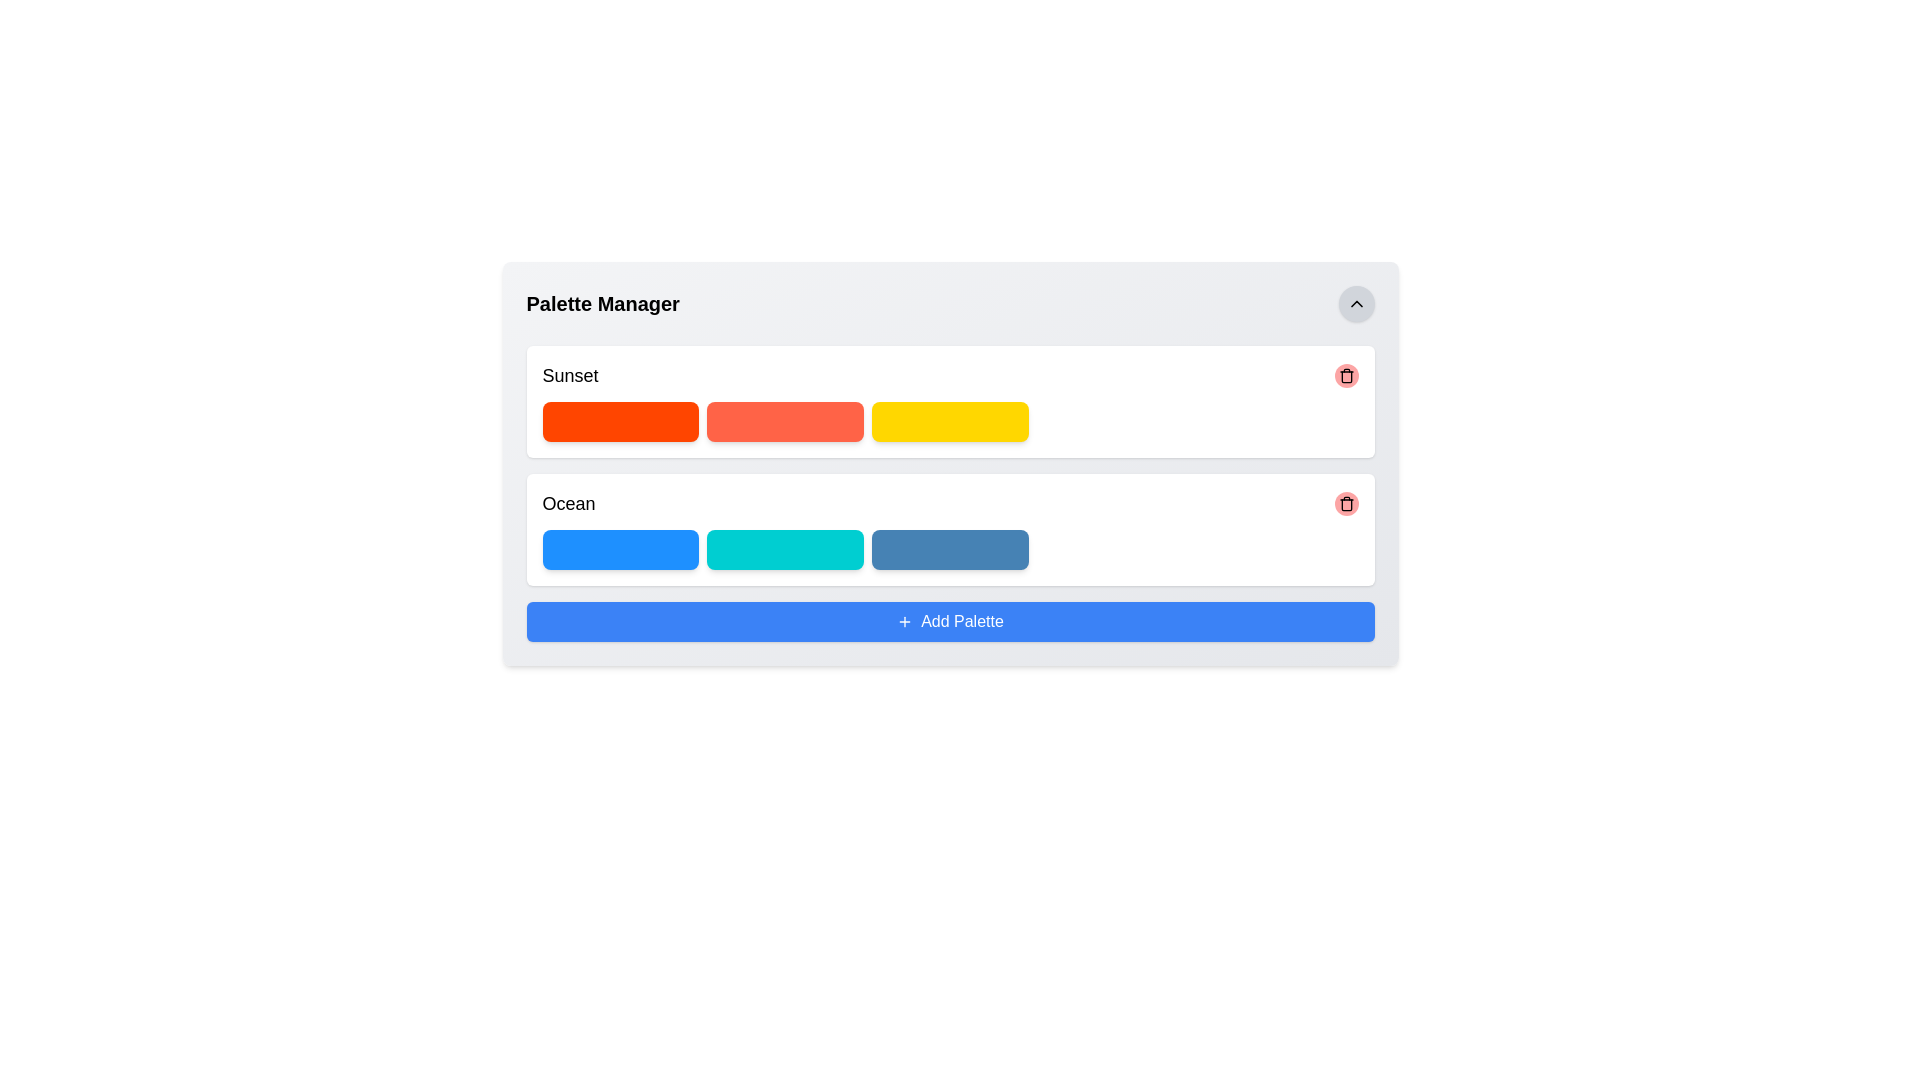 This screenshot has height=1080, width=1920. I want to click on the upward-pointing black chevron icon located within the circular button at the top-right corner of the panel, next to the 'Palette Manager' heading, so click(1356, 304).